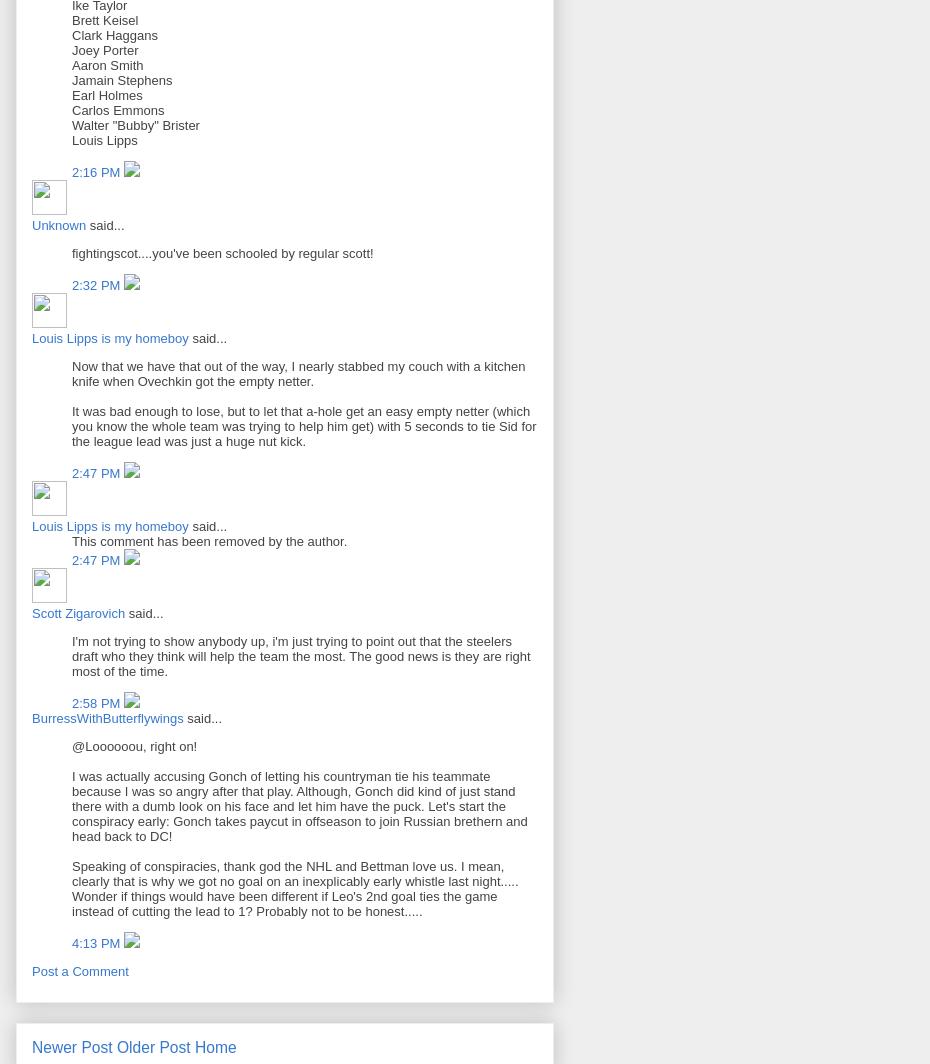  What do you see at coordinates (70, 1047) in the screenshot?
I see `'Newer Post'` at bounding box center [70, 1047].